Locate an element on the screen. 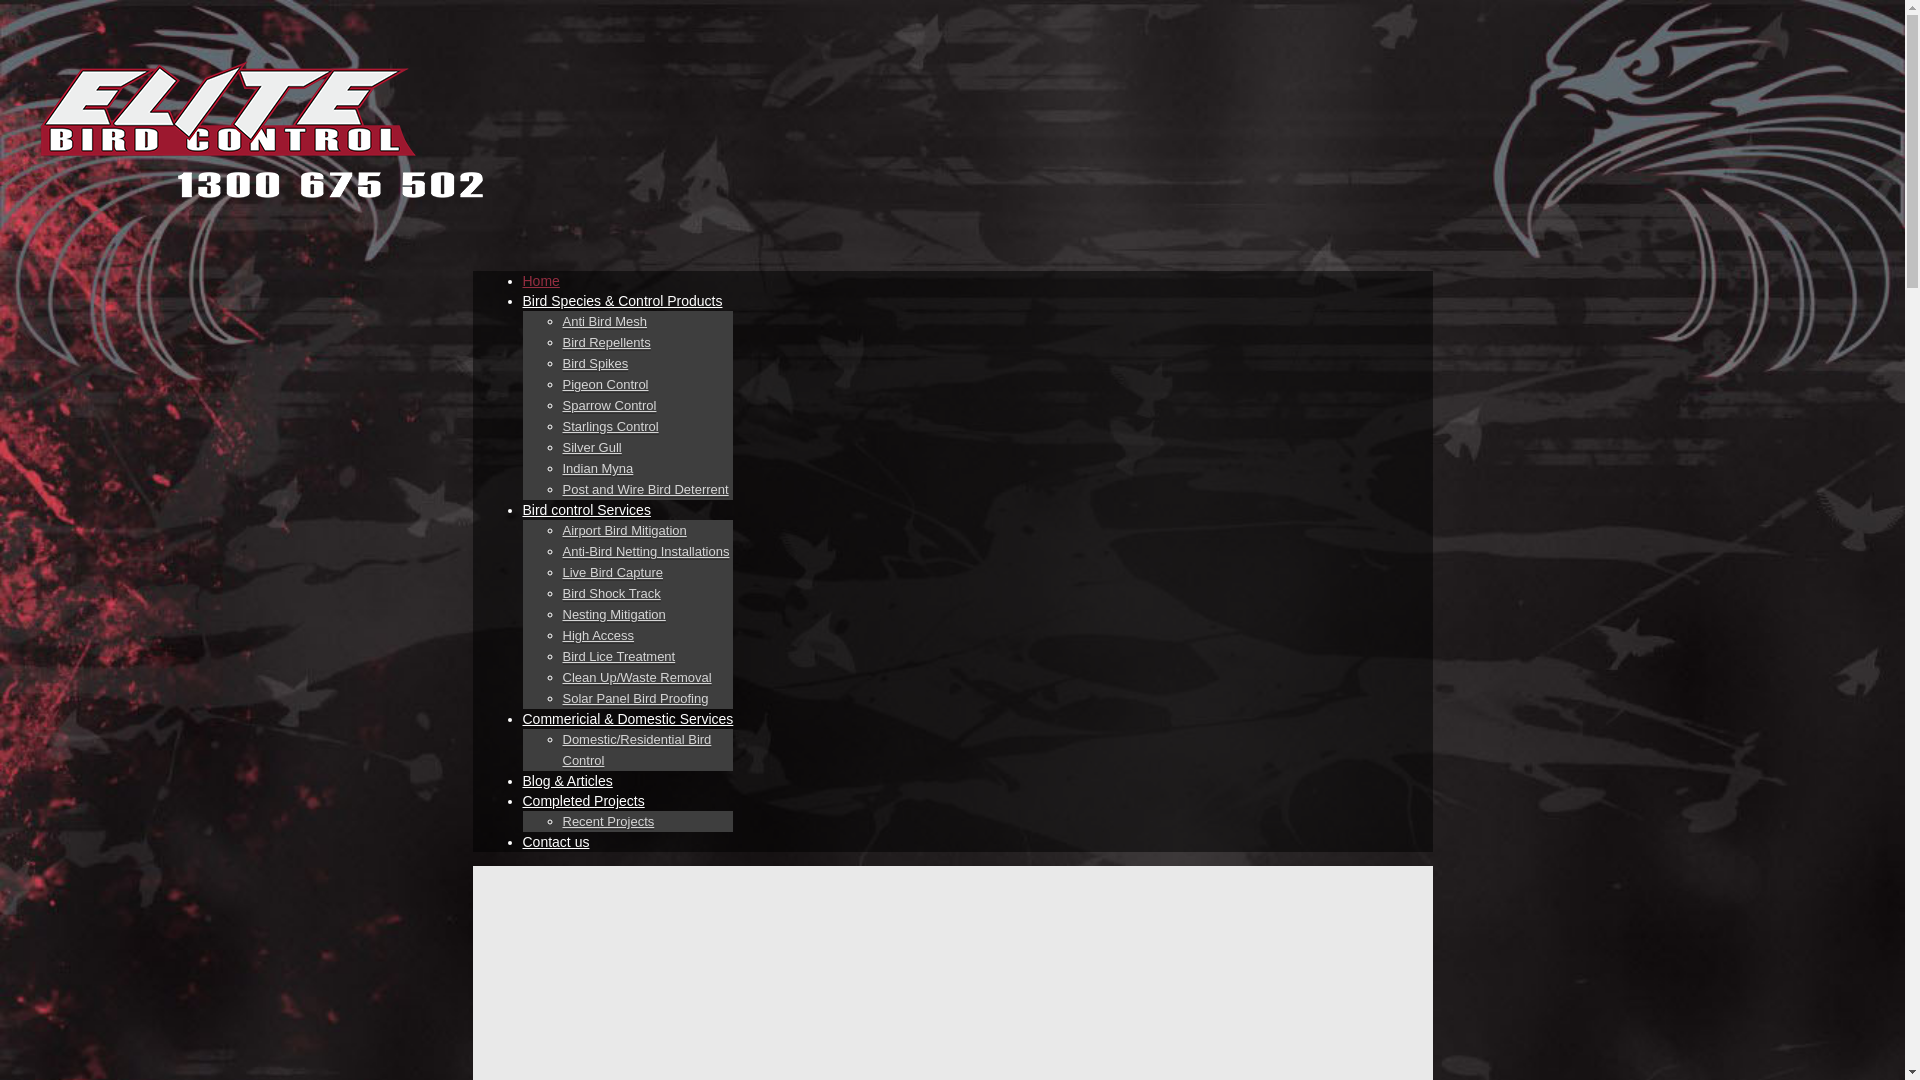  'Recent Projects' is located at coordinates (560, 821).